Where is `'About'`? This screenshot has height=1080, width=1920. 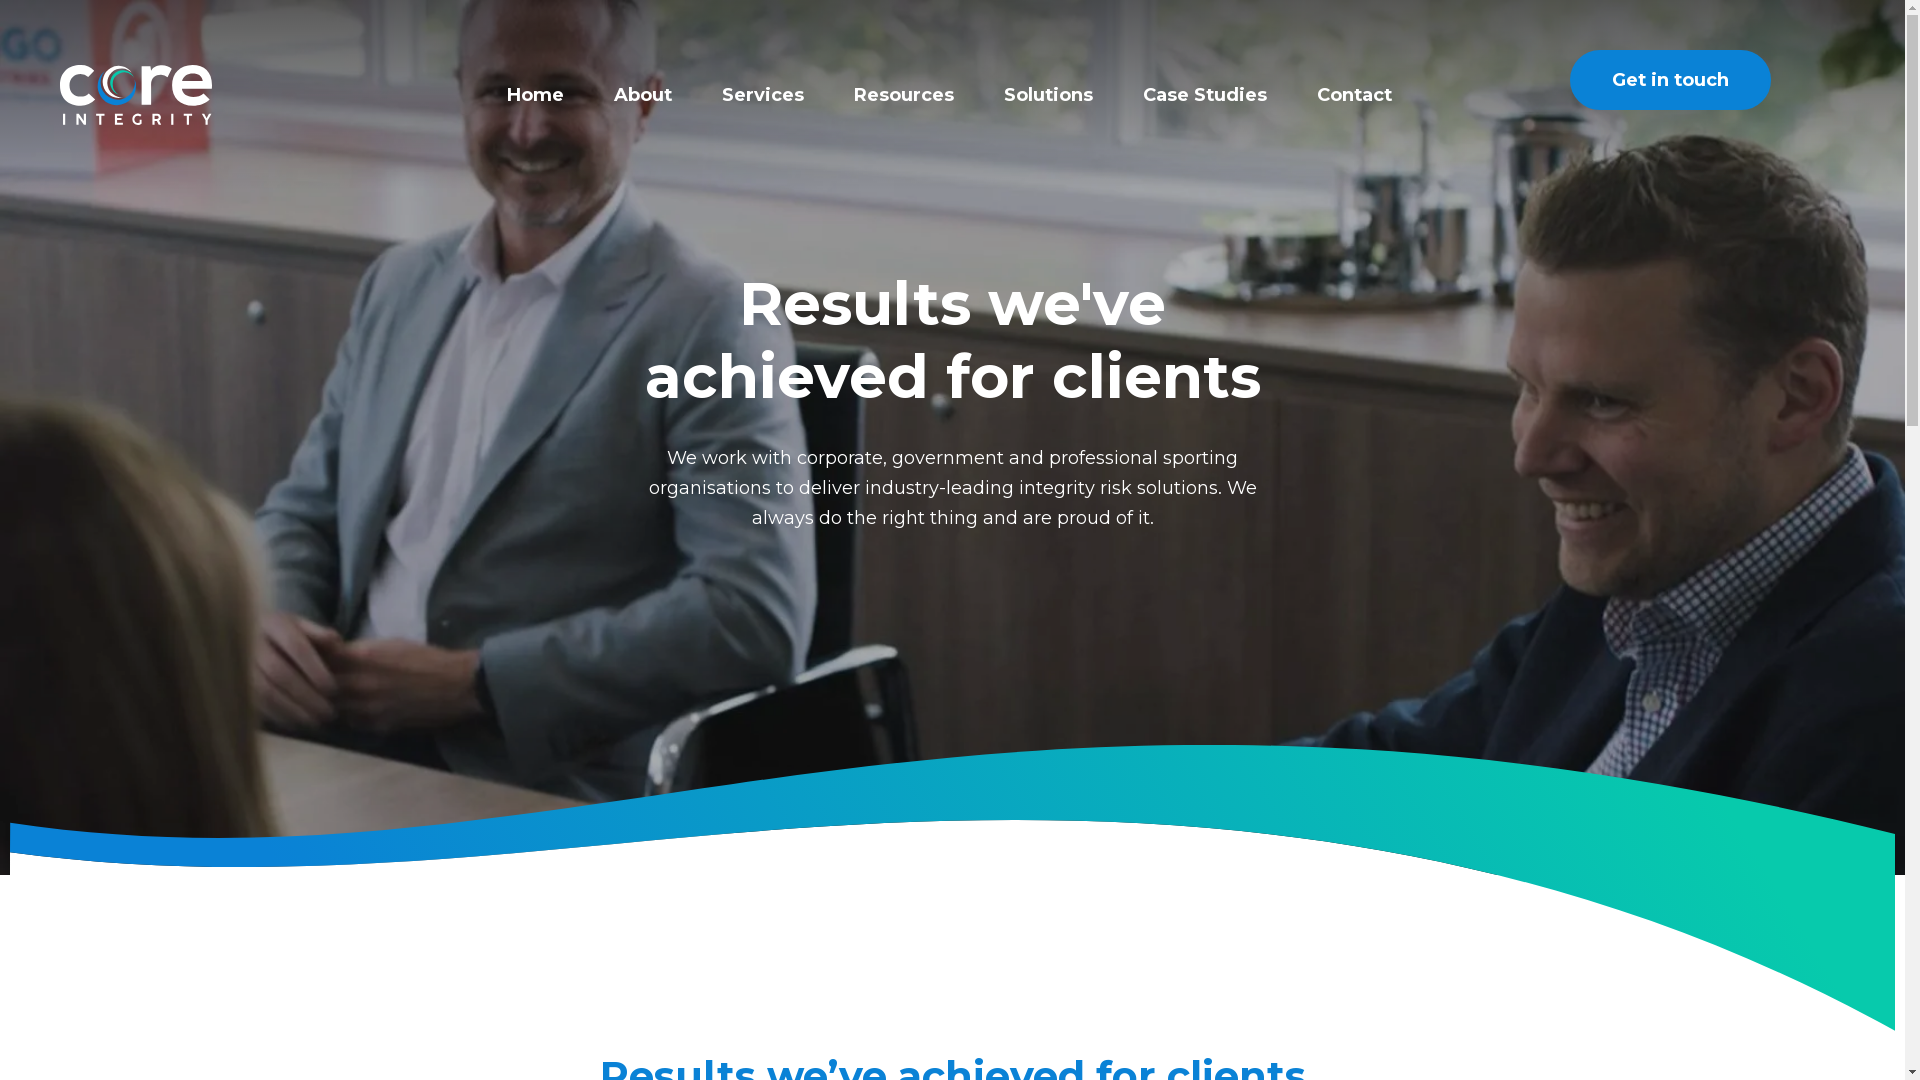
'About' is located at coordinates (613, 95).